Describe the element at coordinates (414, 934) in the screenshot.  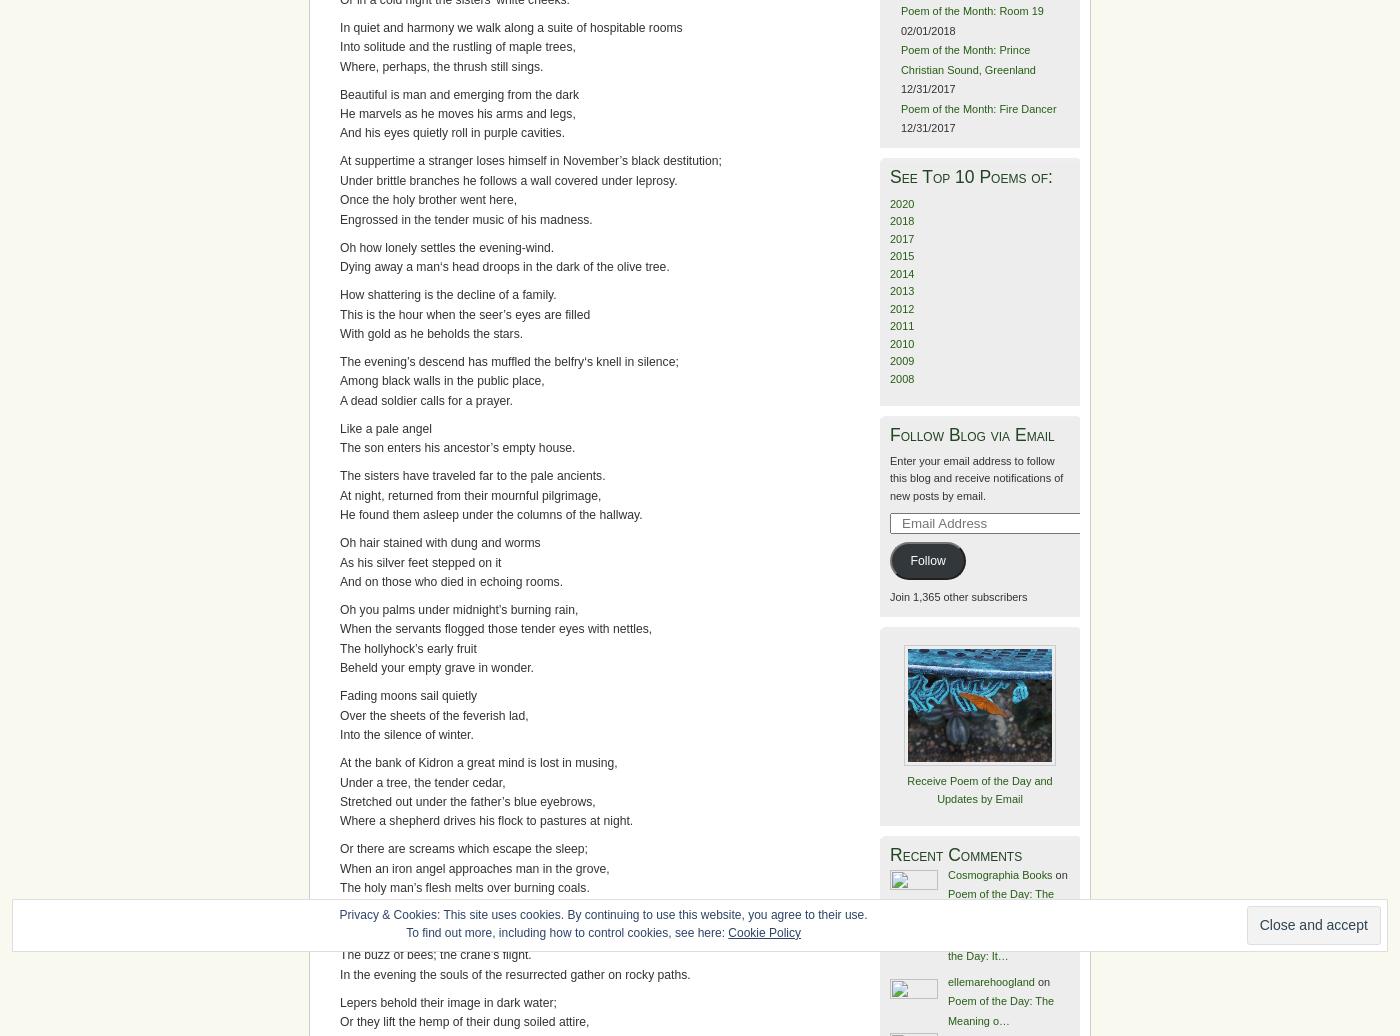
I see `'Sheaves of faded corn sing;'` at that location.